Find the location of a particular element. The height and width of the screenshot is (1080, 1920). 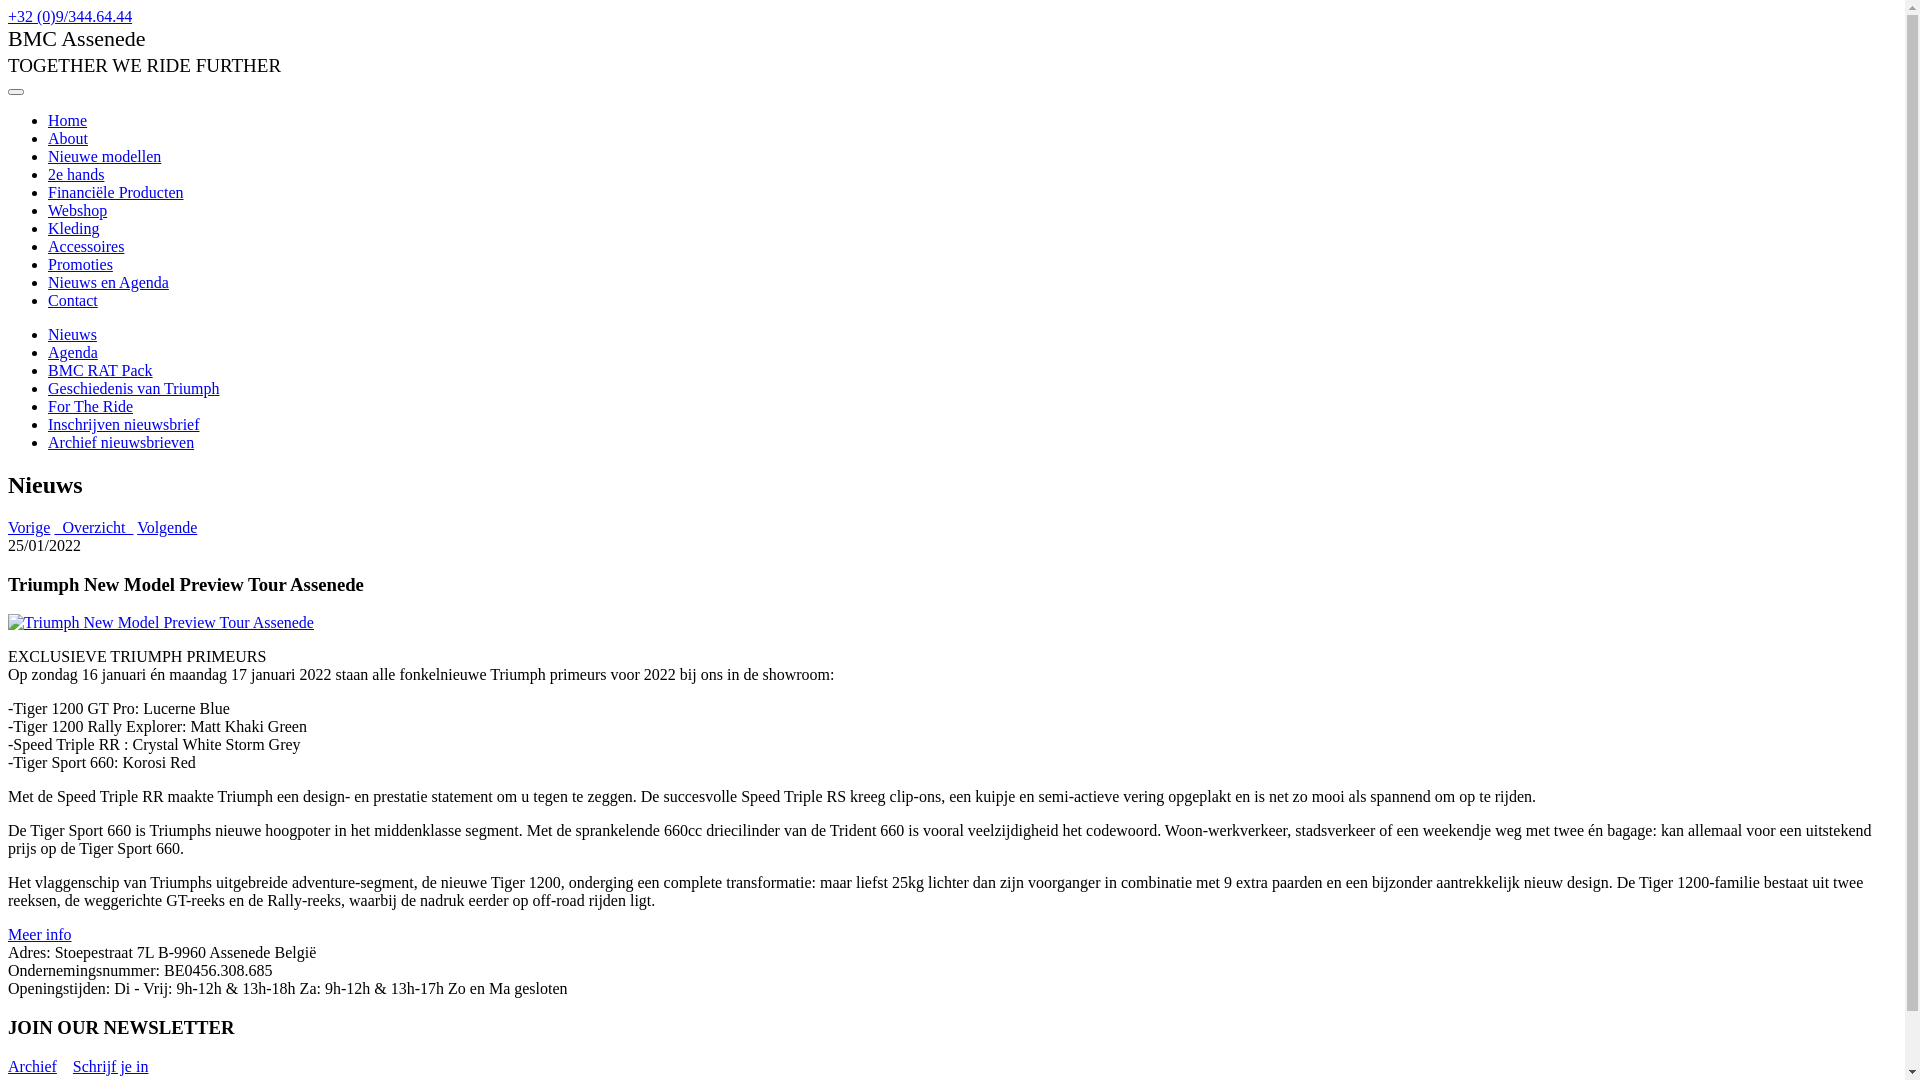

'Home' is located at coordinates (67, 120).